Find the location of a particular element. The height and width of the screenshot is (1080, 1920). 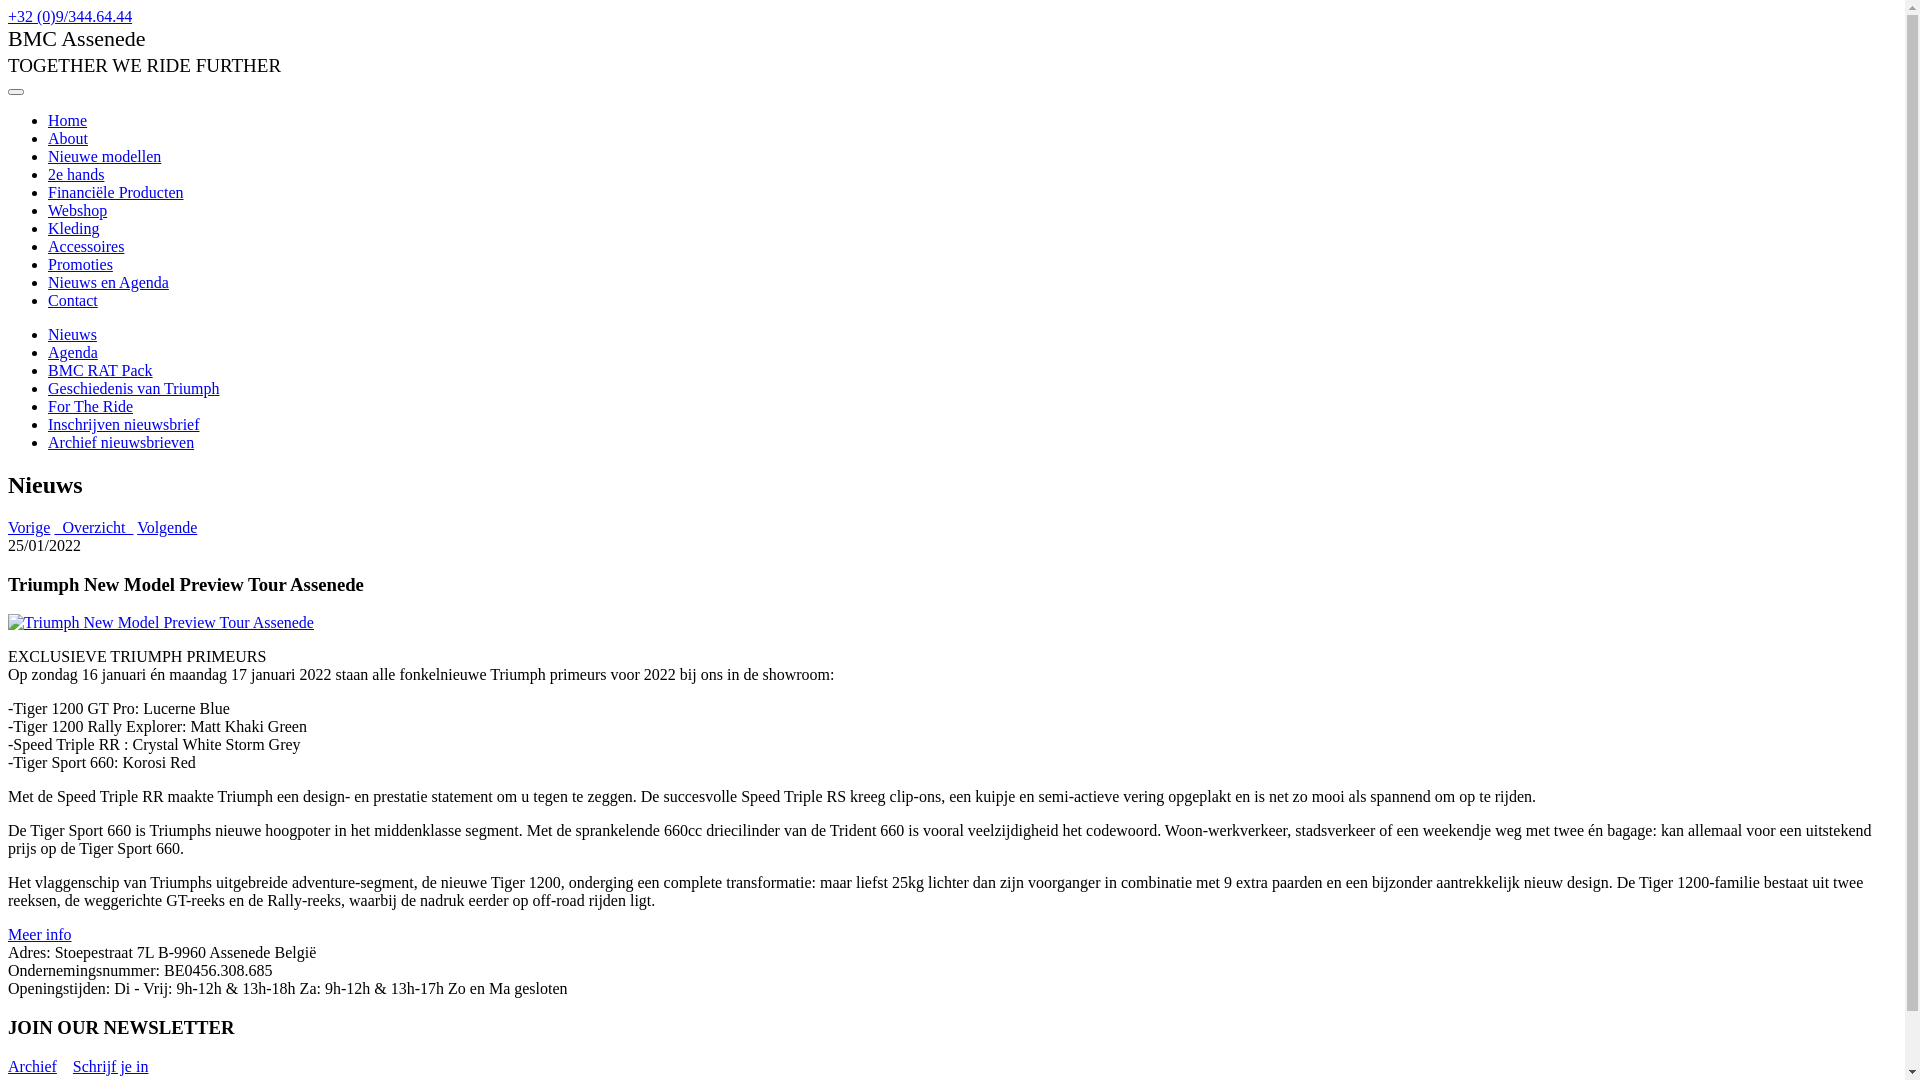

'Home' is located at coordinates (67, 120).